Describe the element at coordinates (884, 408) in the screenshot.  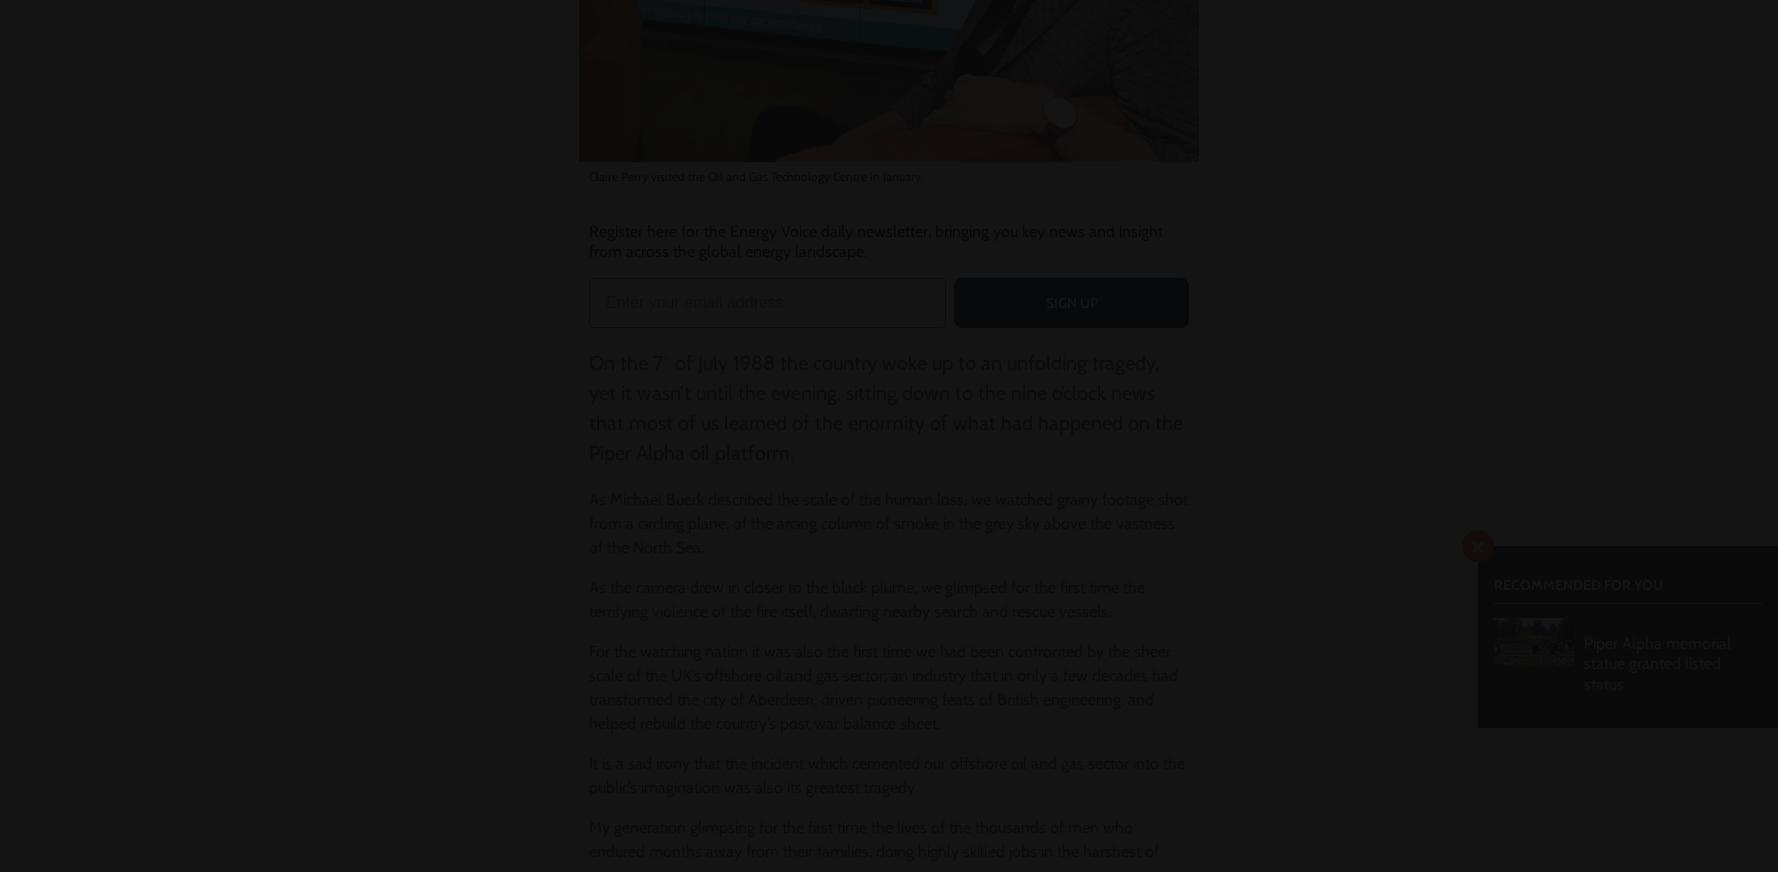
I see `'of July 1988 the country woke up to an unfolding tragedy, yet it wasn’t until the evening, sitting down to the nine o’clock news that most of us learned of the enormity of what had happened on the Piper Alpha oil platform.'` at that location.